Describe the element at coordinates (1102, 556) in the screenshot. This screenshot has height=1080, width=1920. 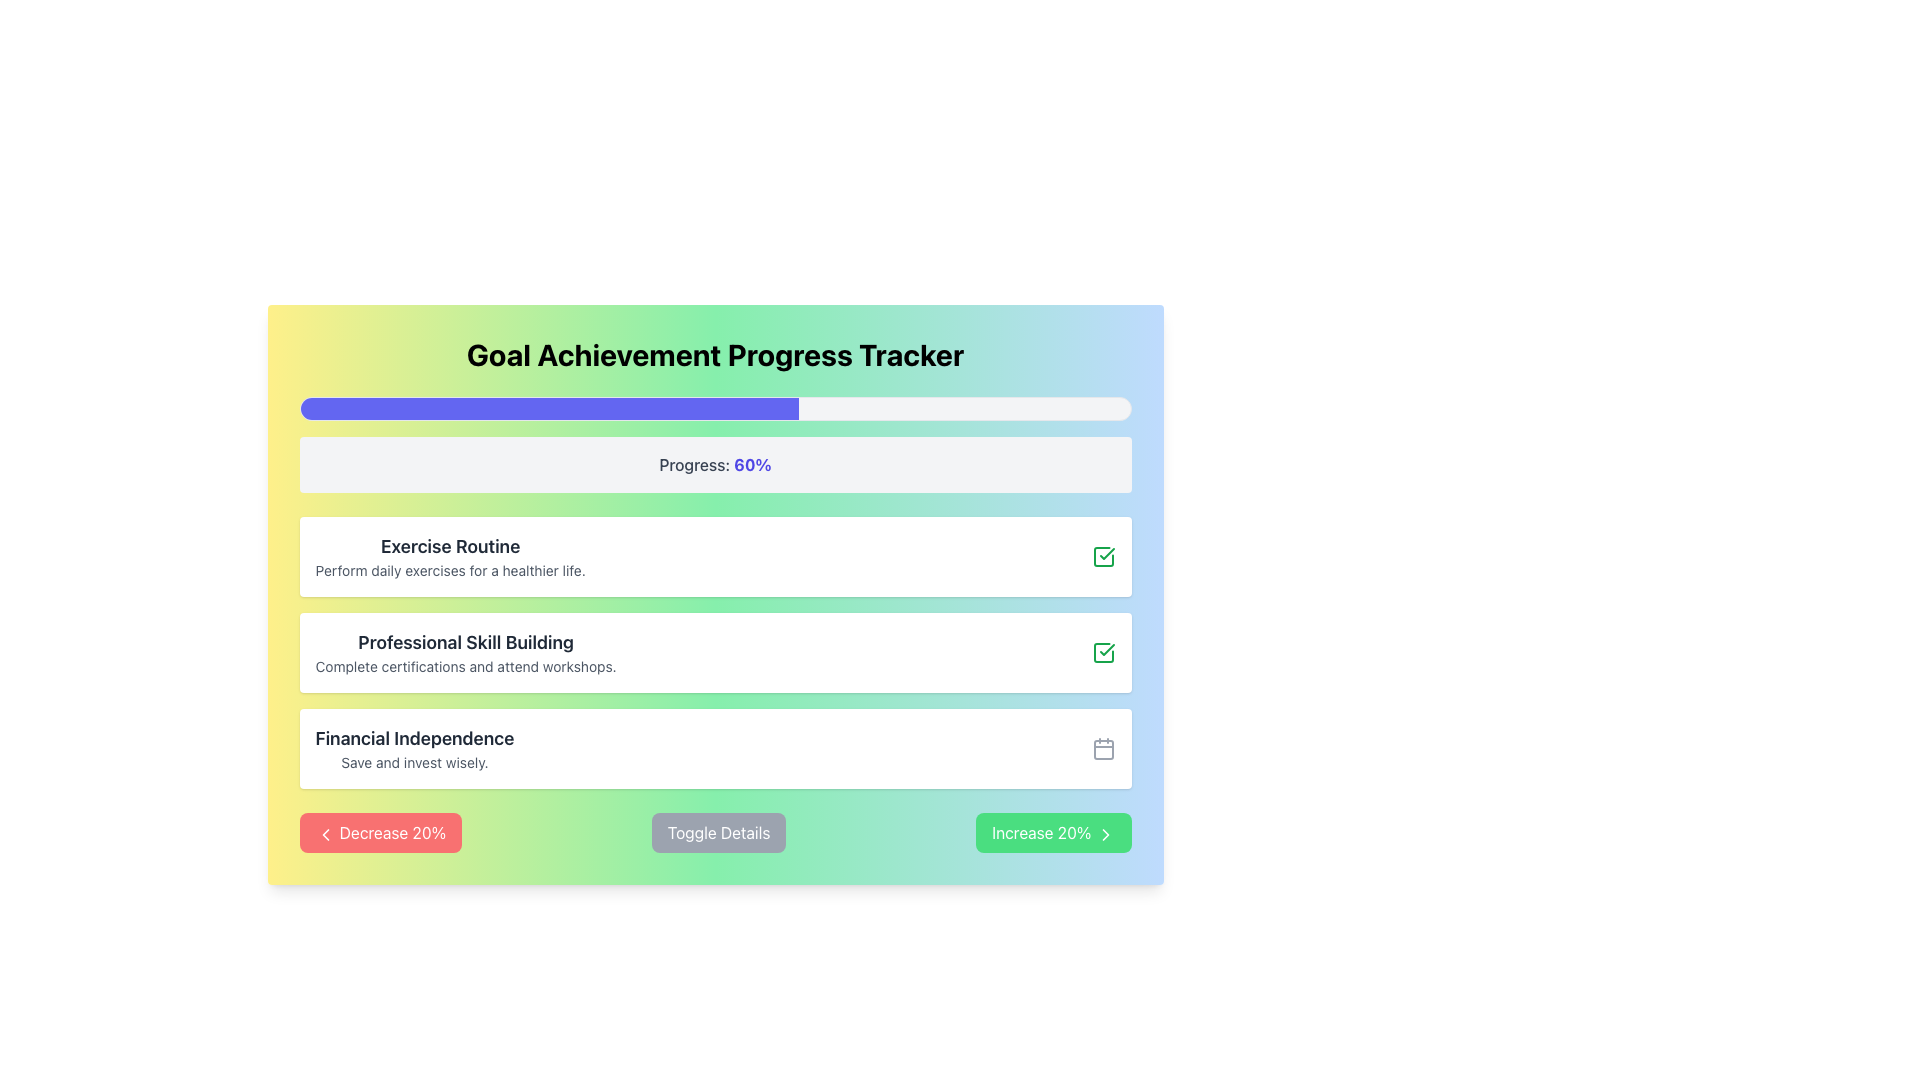
I see `the checkbox located at the far-right side of the 'Exercise Routine' card` at that location.